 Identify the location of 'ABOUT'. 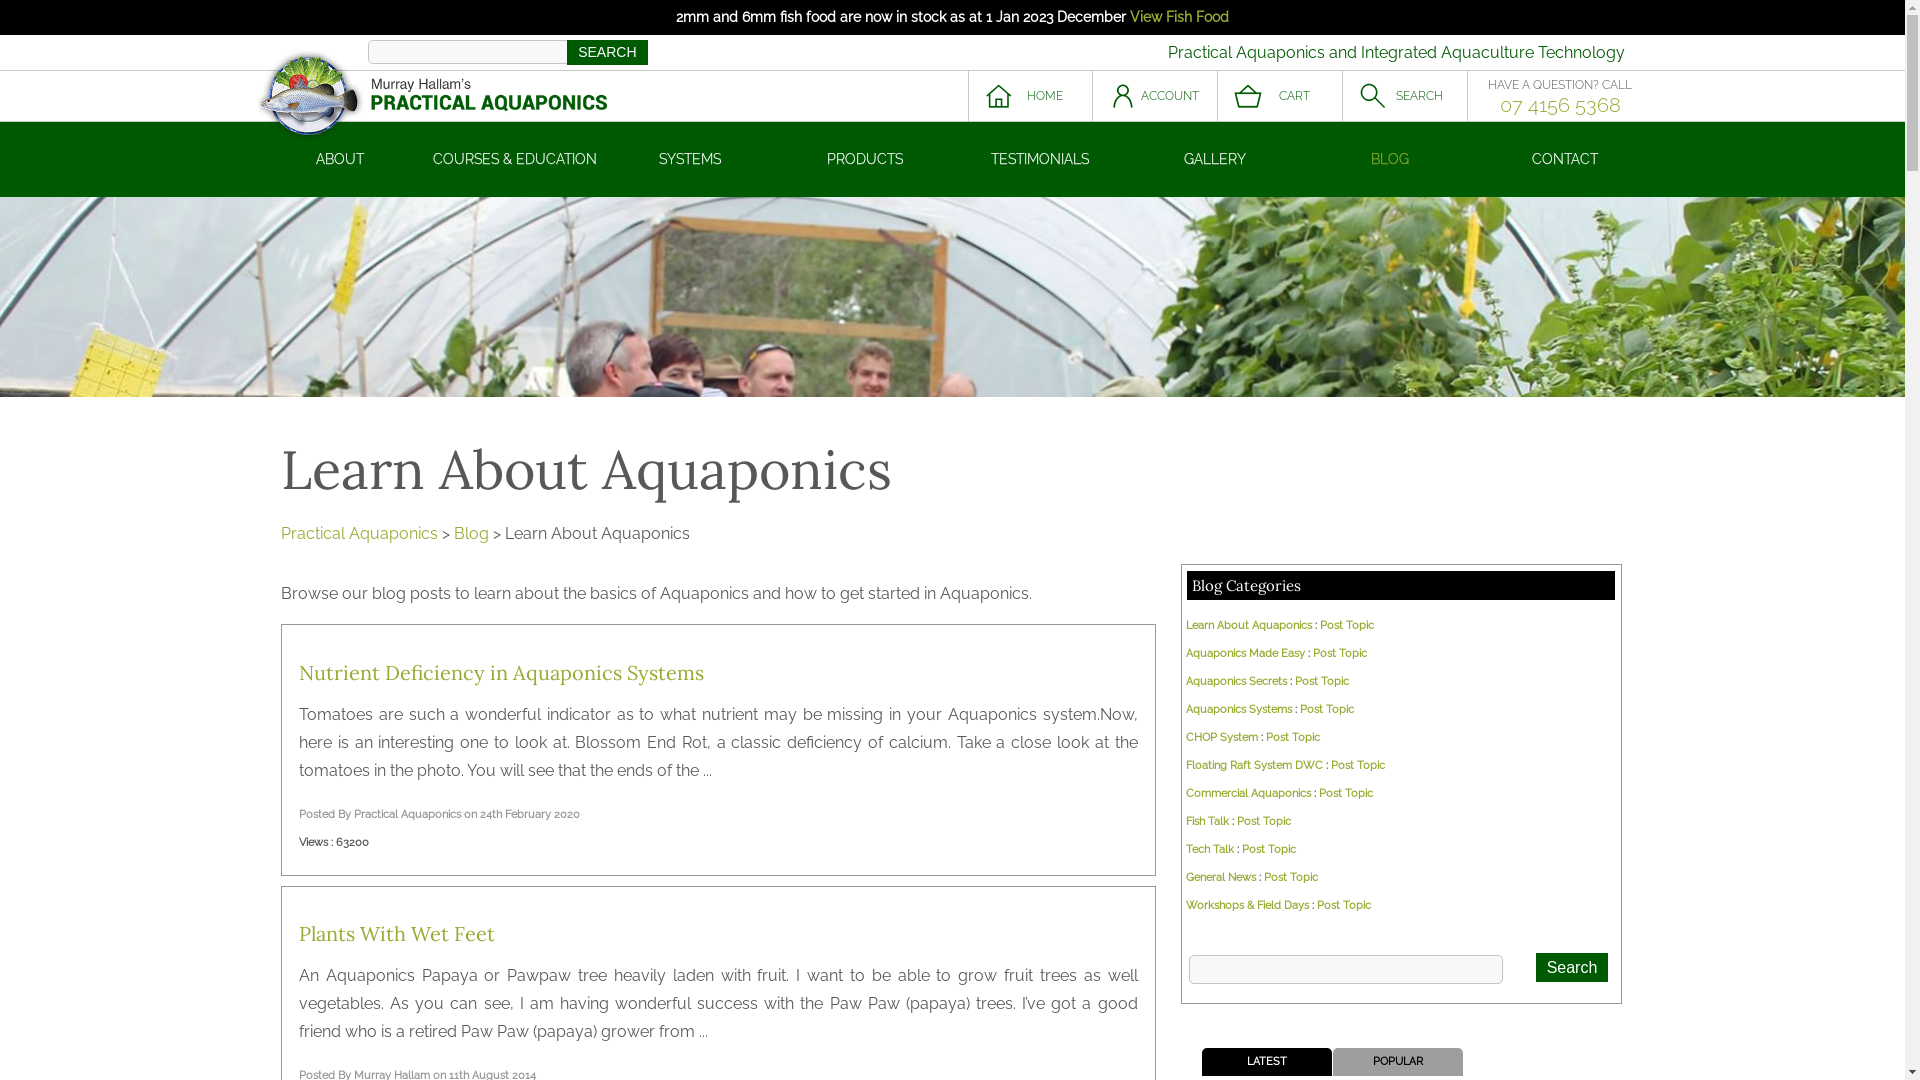
(339, 158).